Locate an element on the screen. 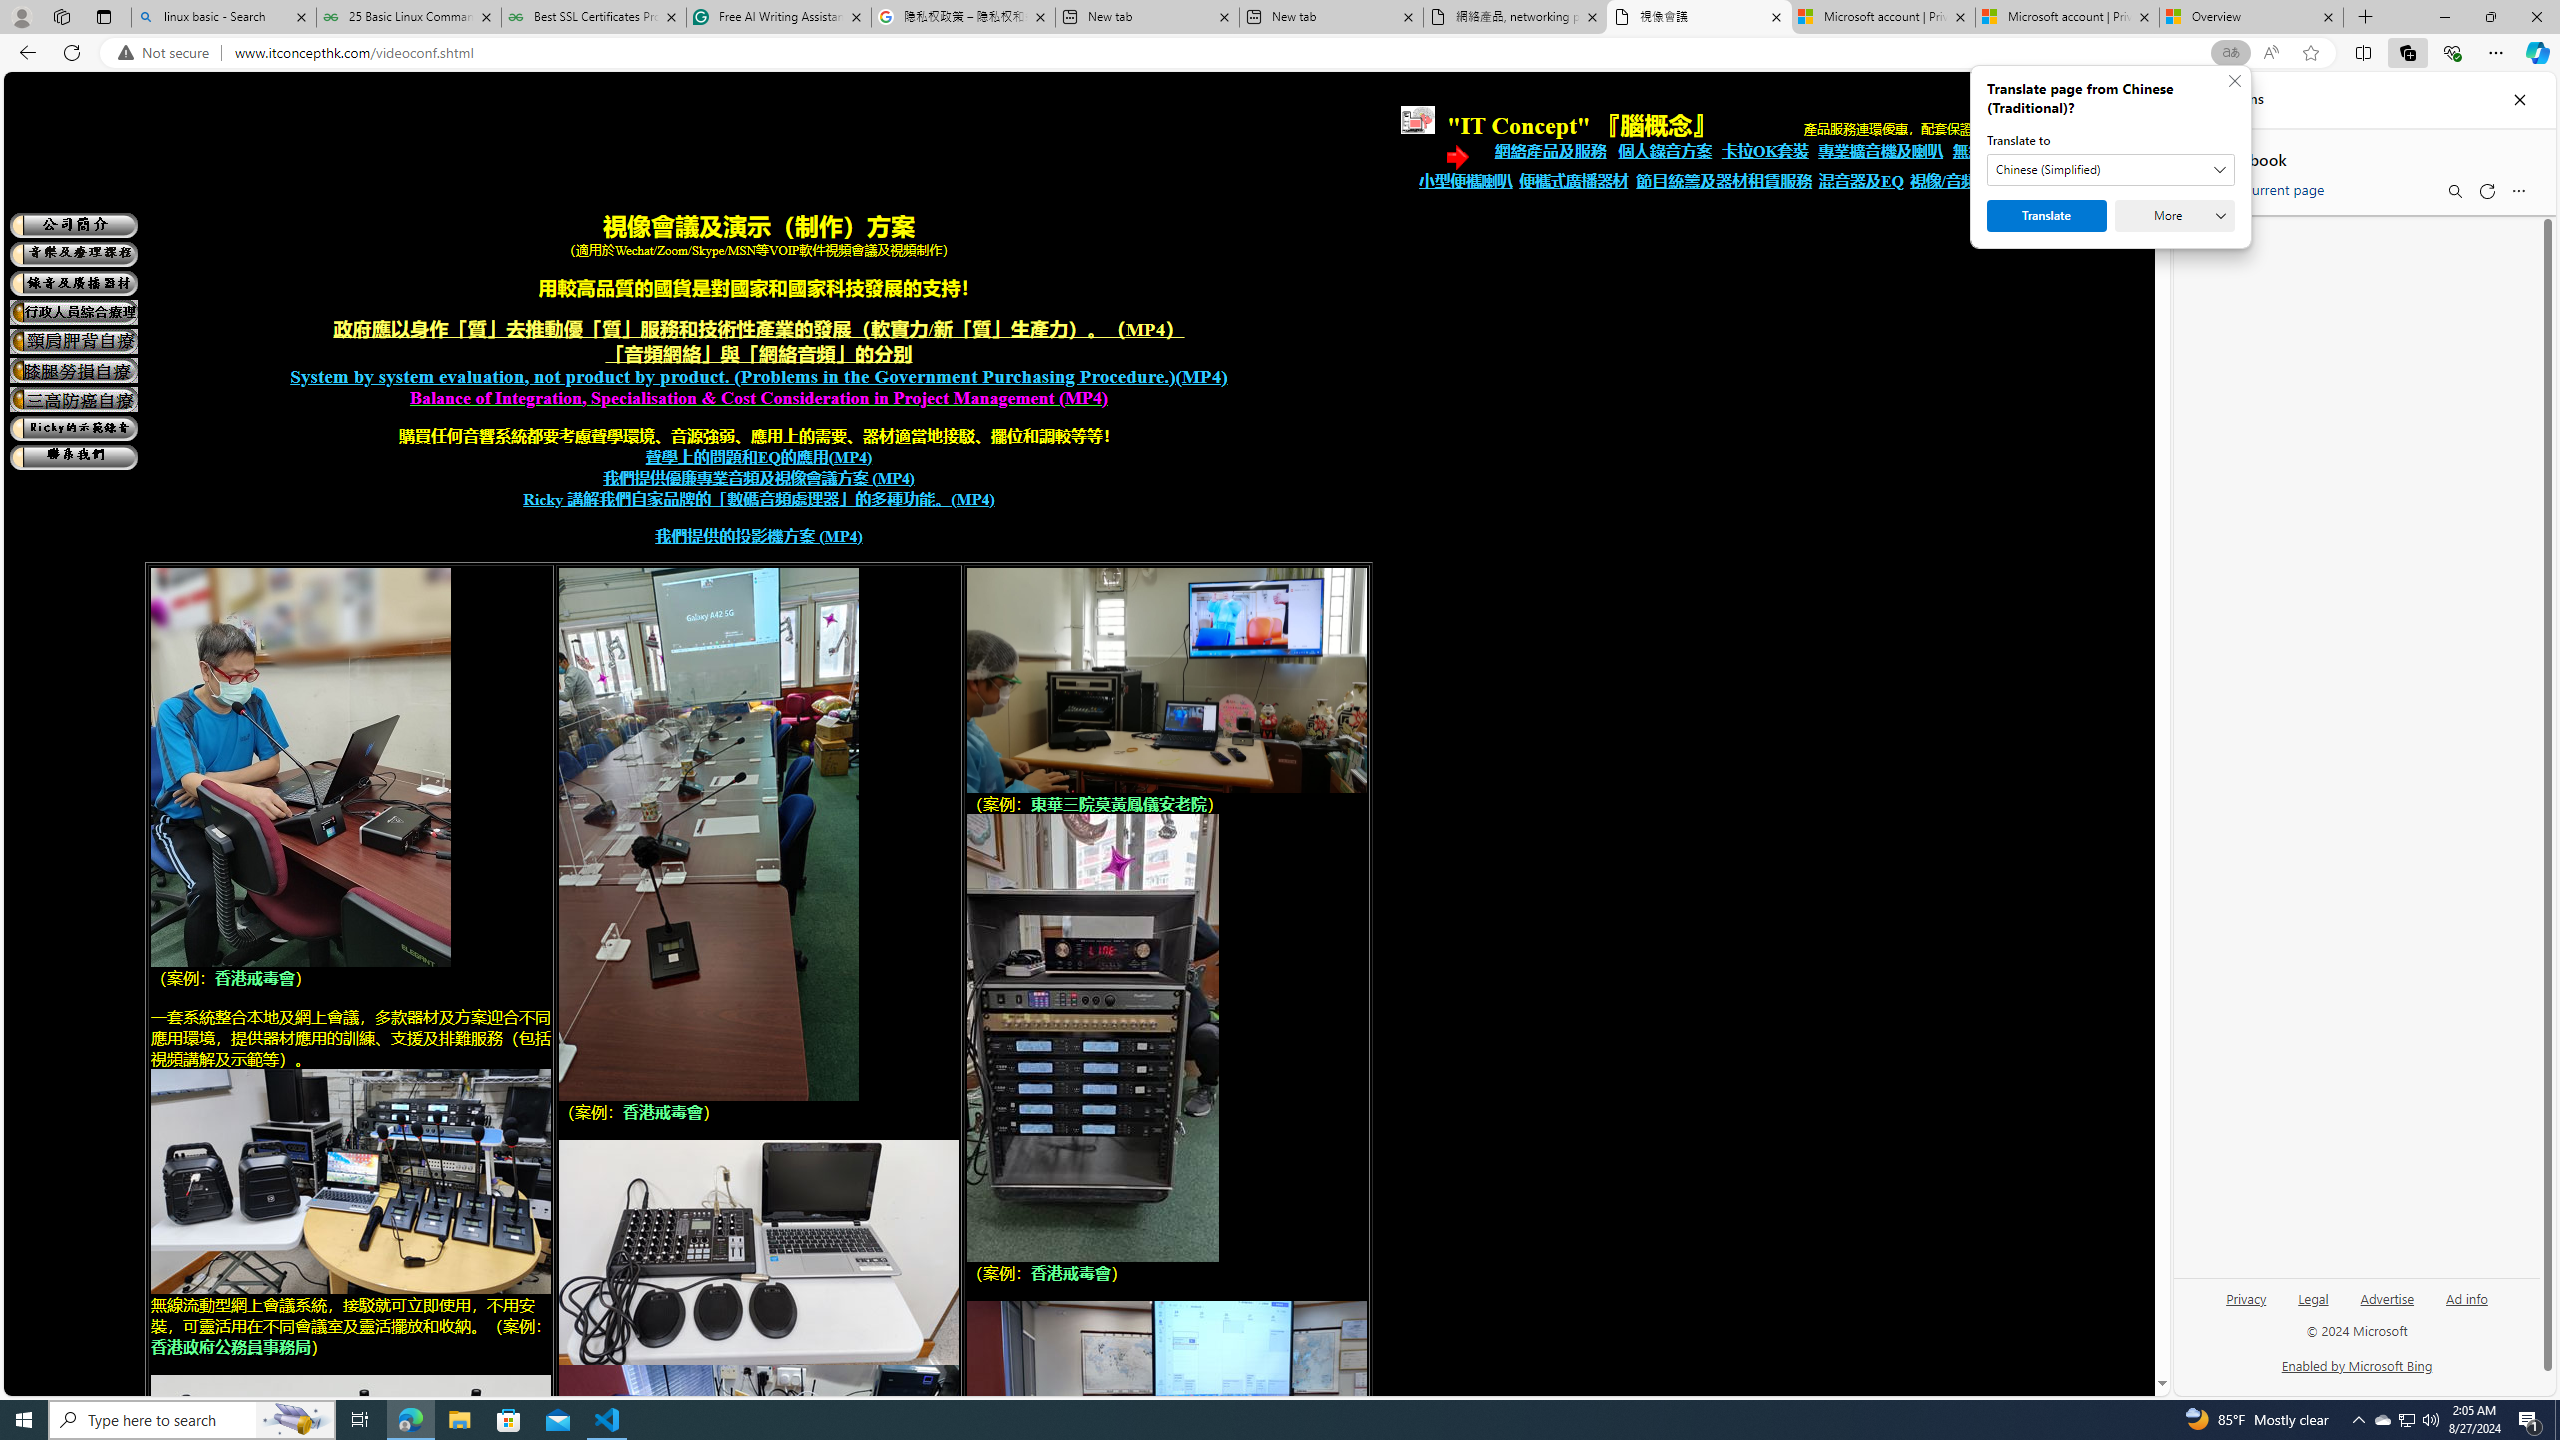  'Overview' is located at coordinates (2250, 16).